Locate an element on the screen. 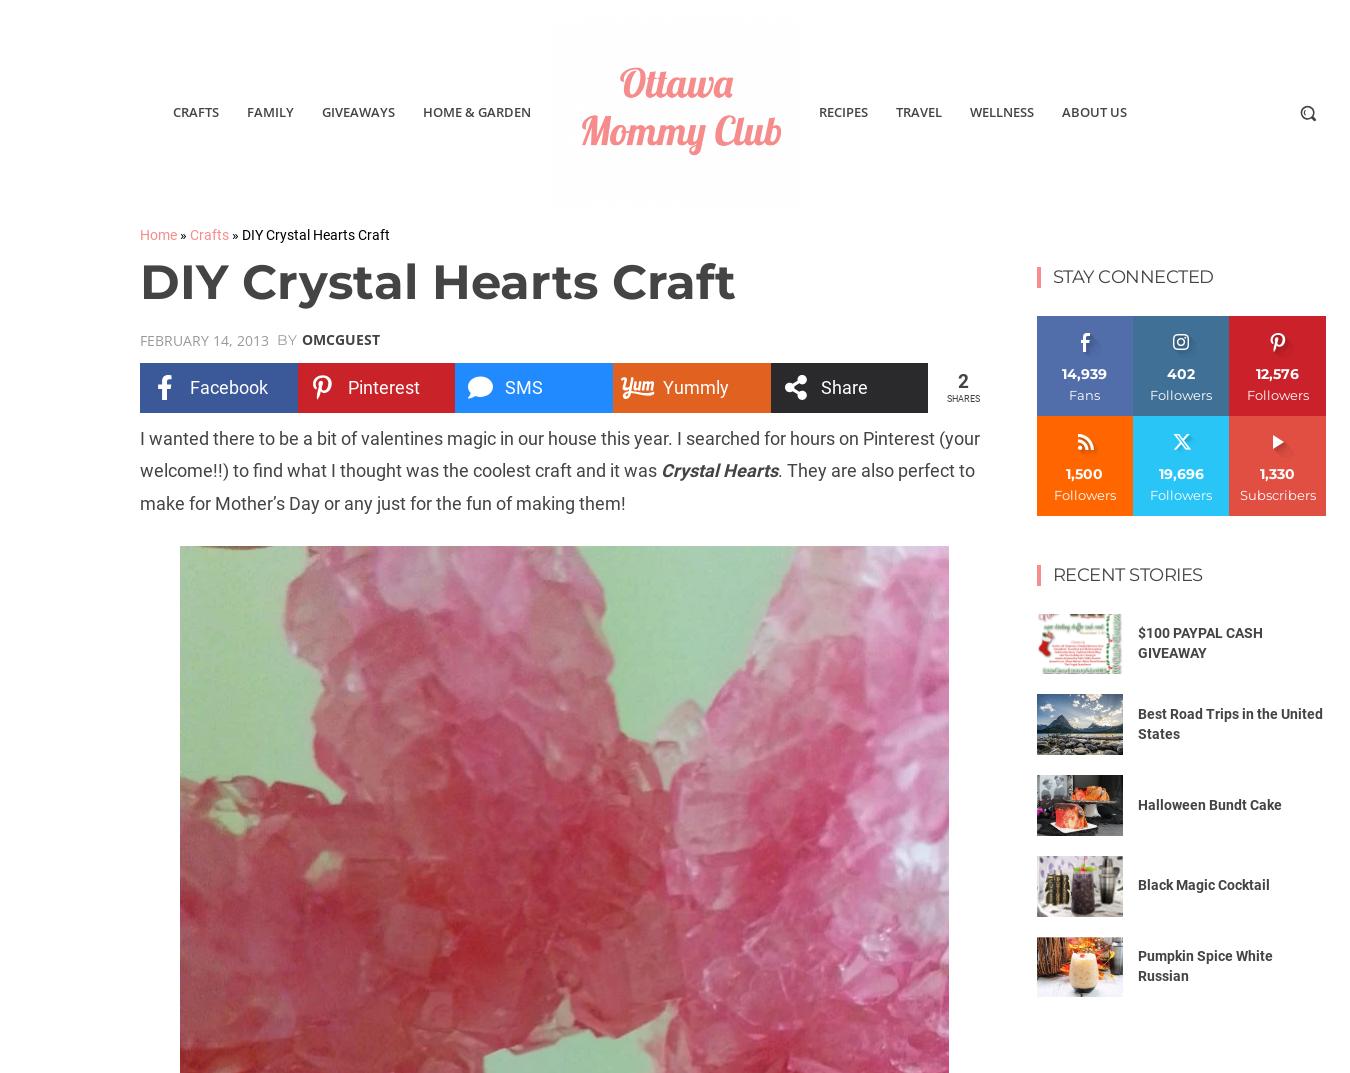 The image size is (1350, 1073). 'February 14, 2013' is located at coordinates (204, 339).